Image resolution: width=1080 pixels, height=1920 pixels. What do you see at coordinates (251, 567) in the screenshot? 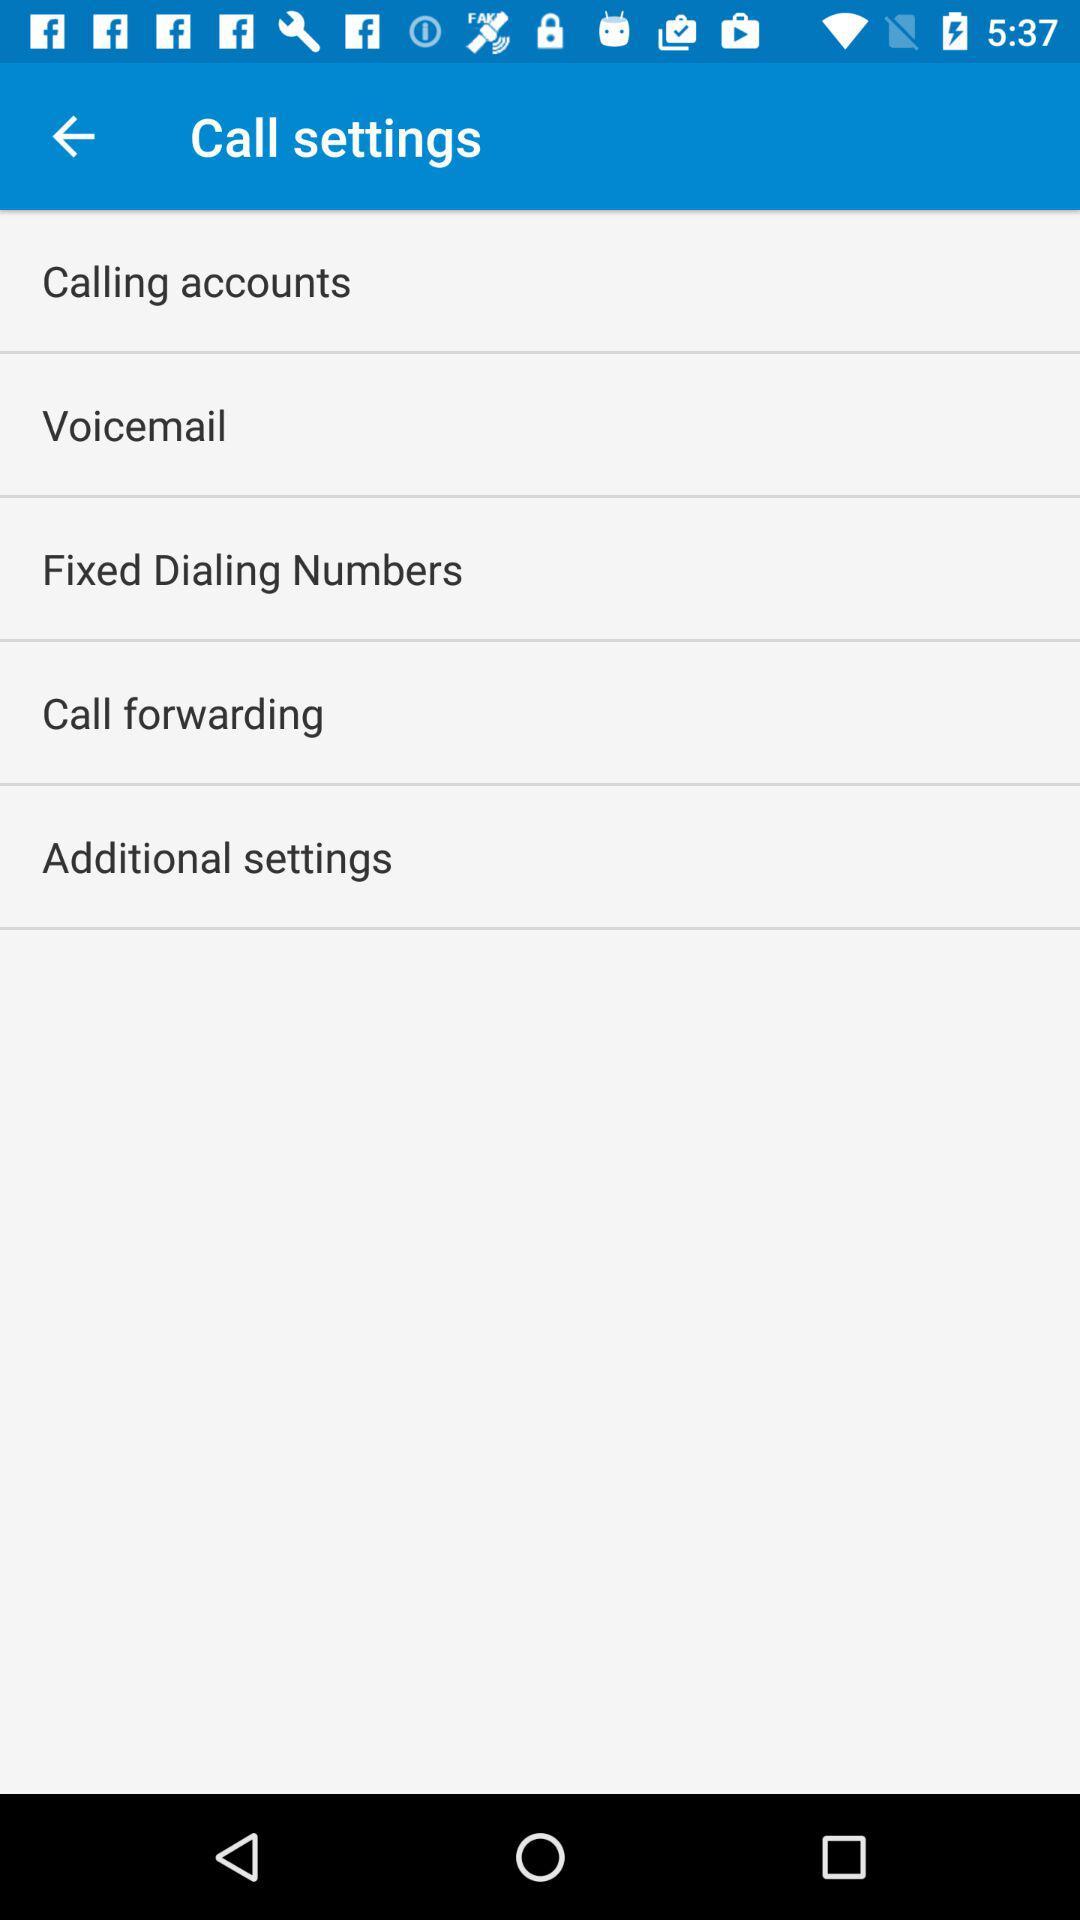
I see `fixed dialing numbers item` at bounding box center [251, 567].